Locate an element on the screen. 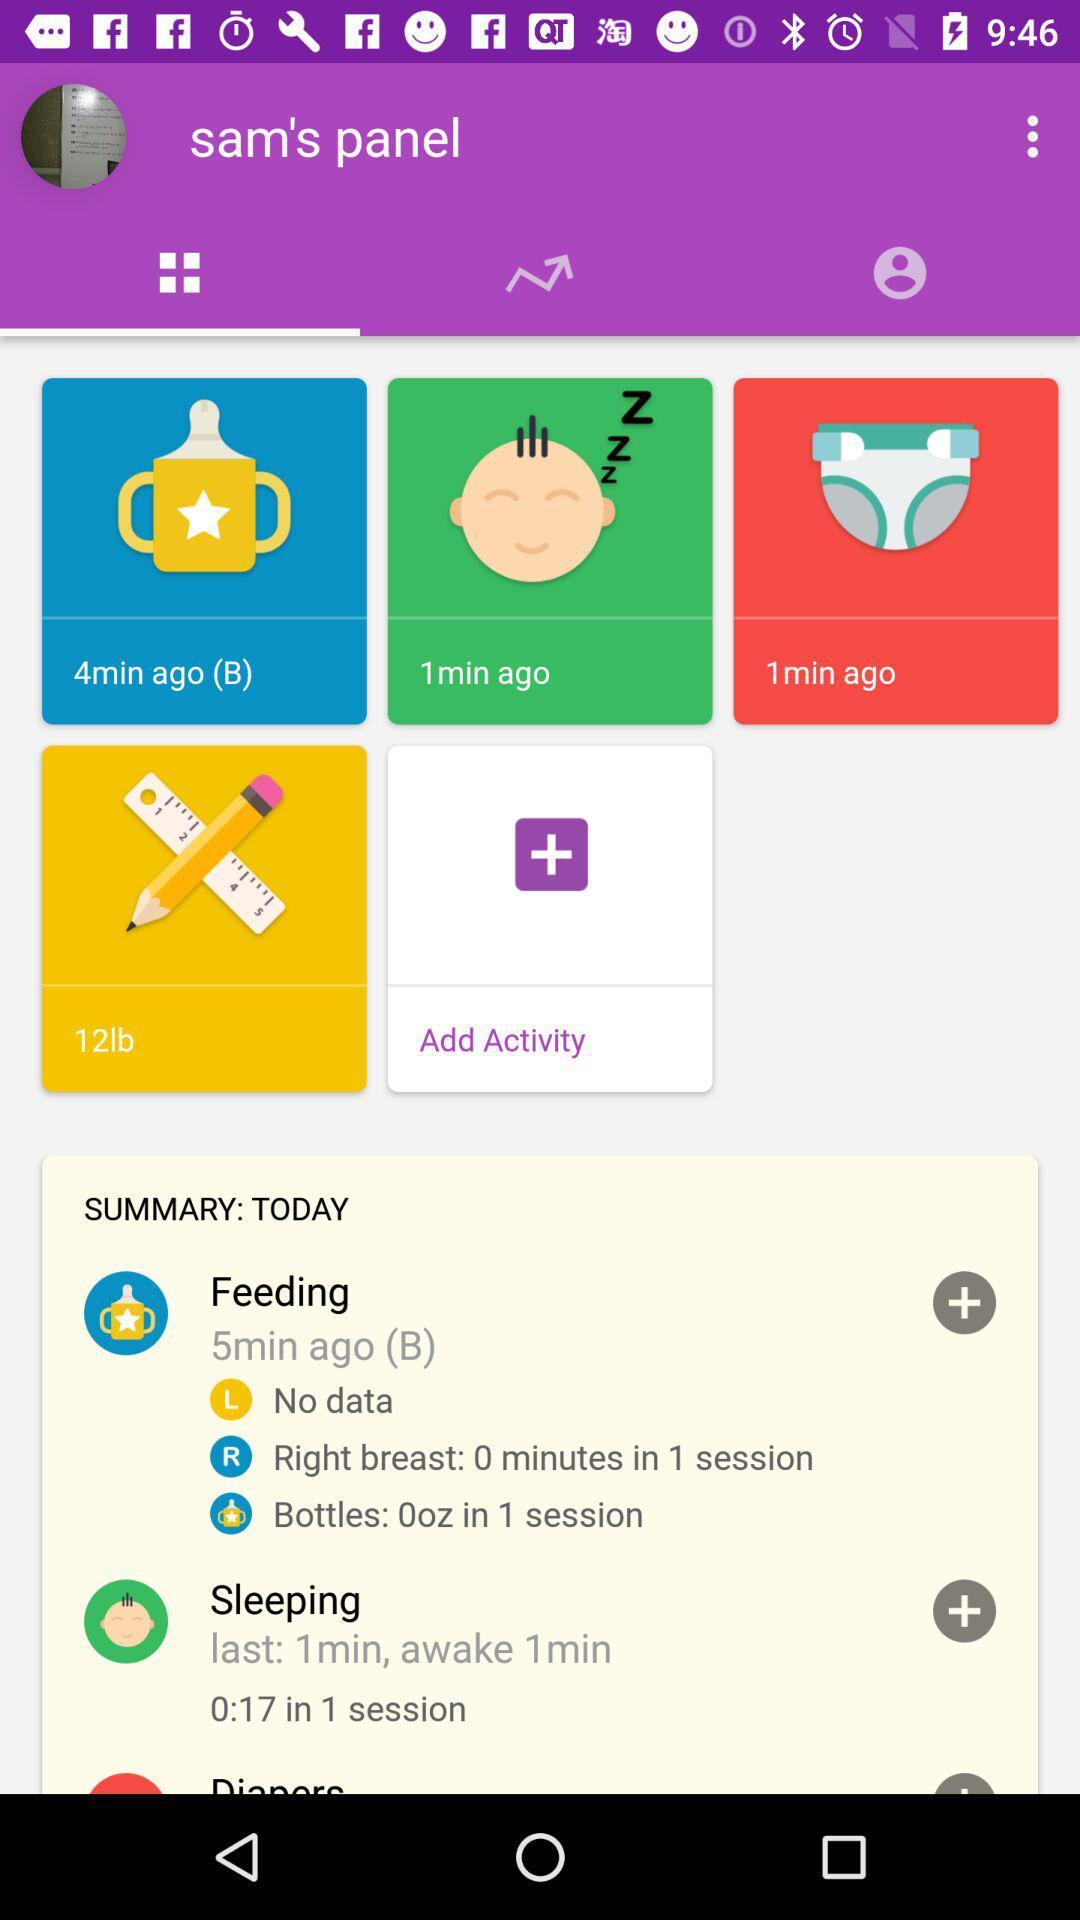 This screenshot has height=1920, width=1080. click add option is located at coordinates (963, 1302).